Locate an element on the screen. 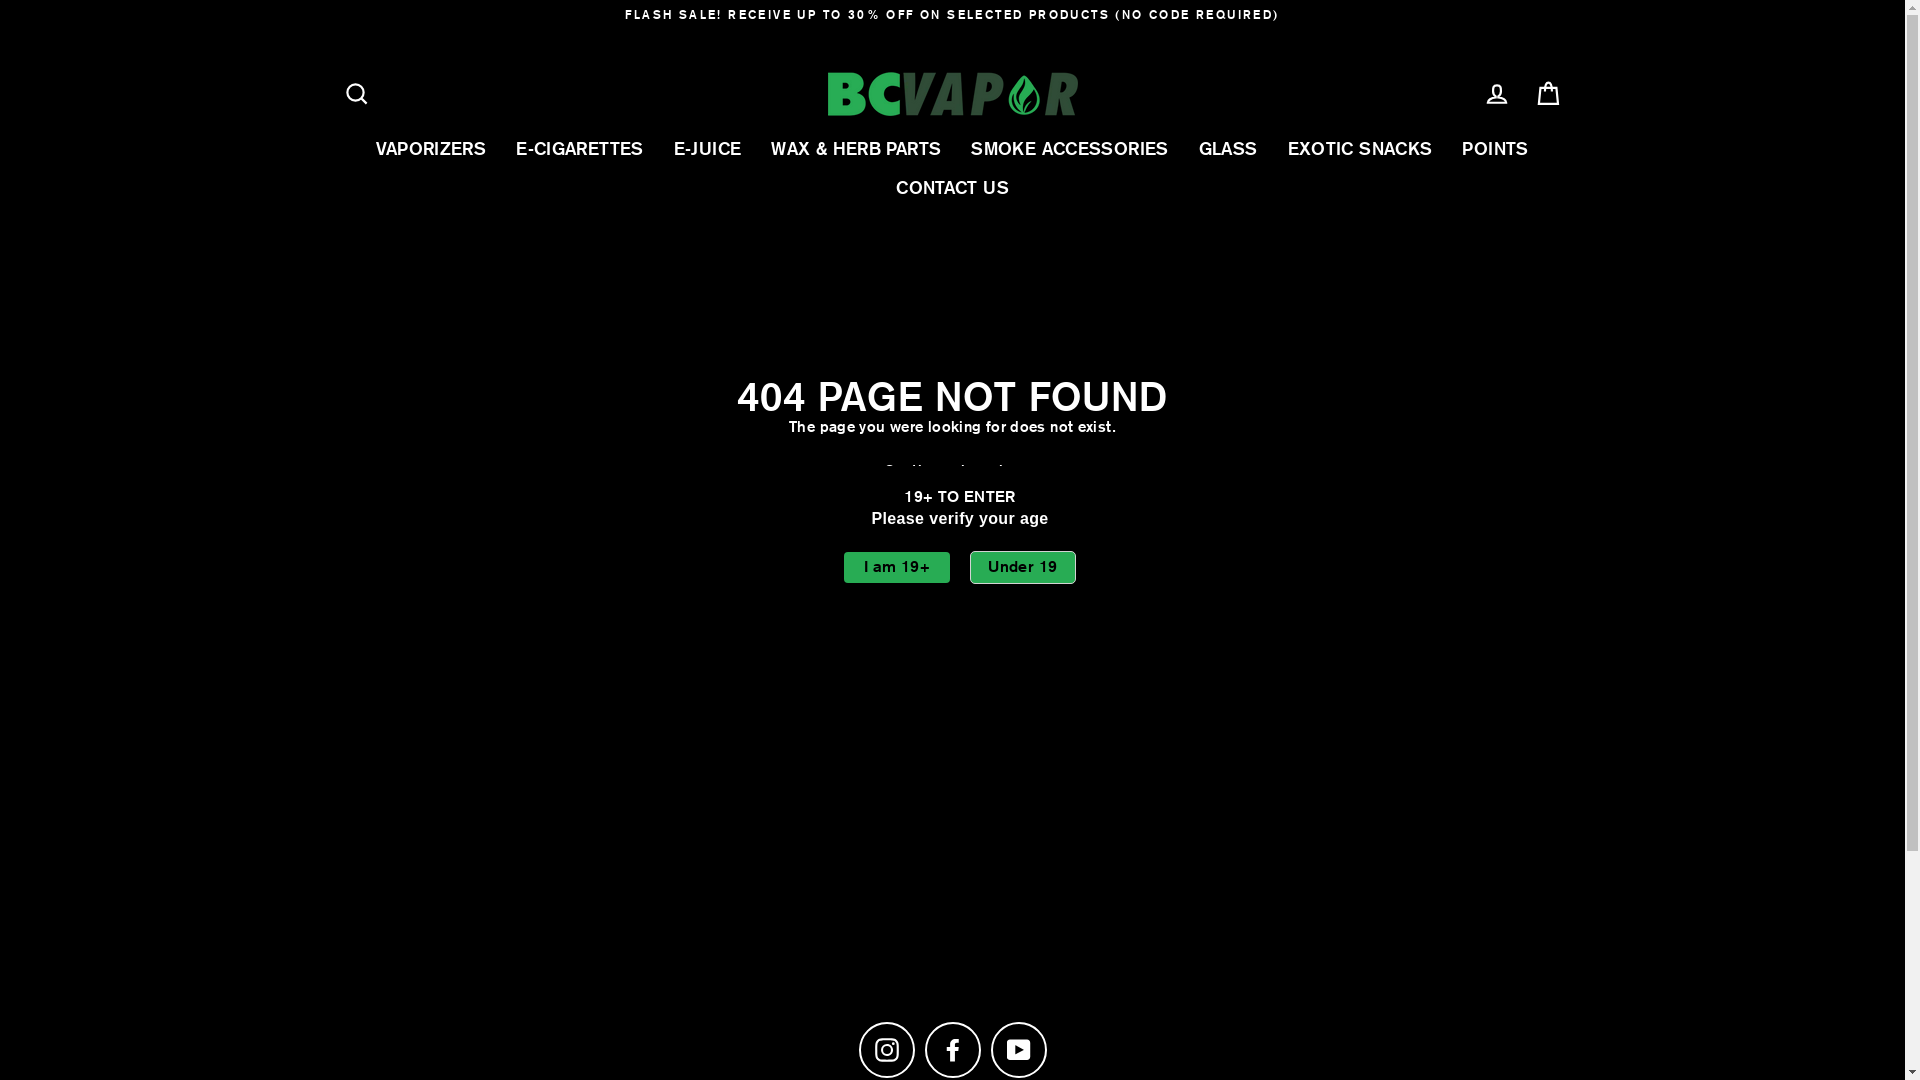 The height and width of the screenshot is (1080, 1920). 'SMOKE ACCESSORIES' is located at coordinates (1068, 147).